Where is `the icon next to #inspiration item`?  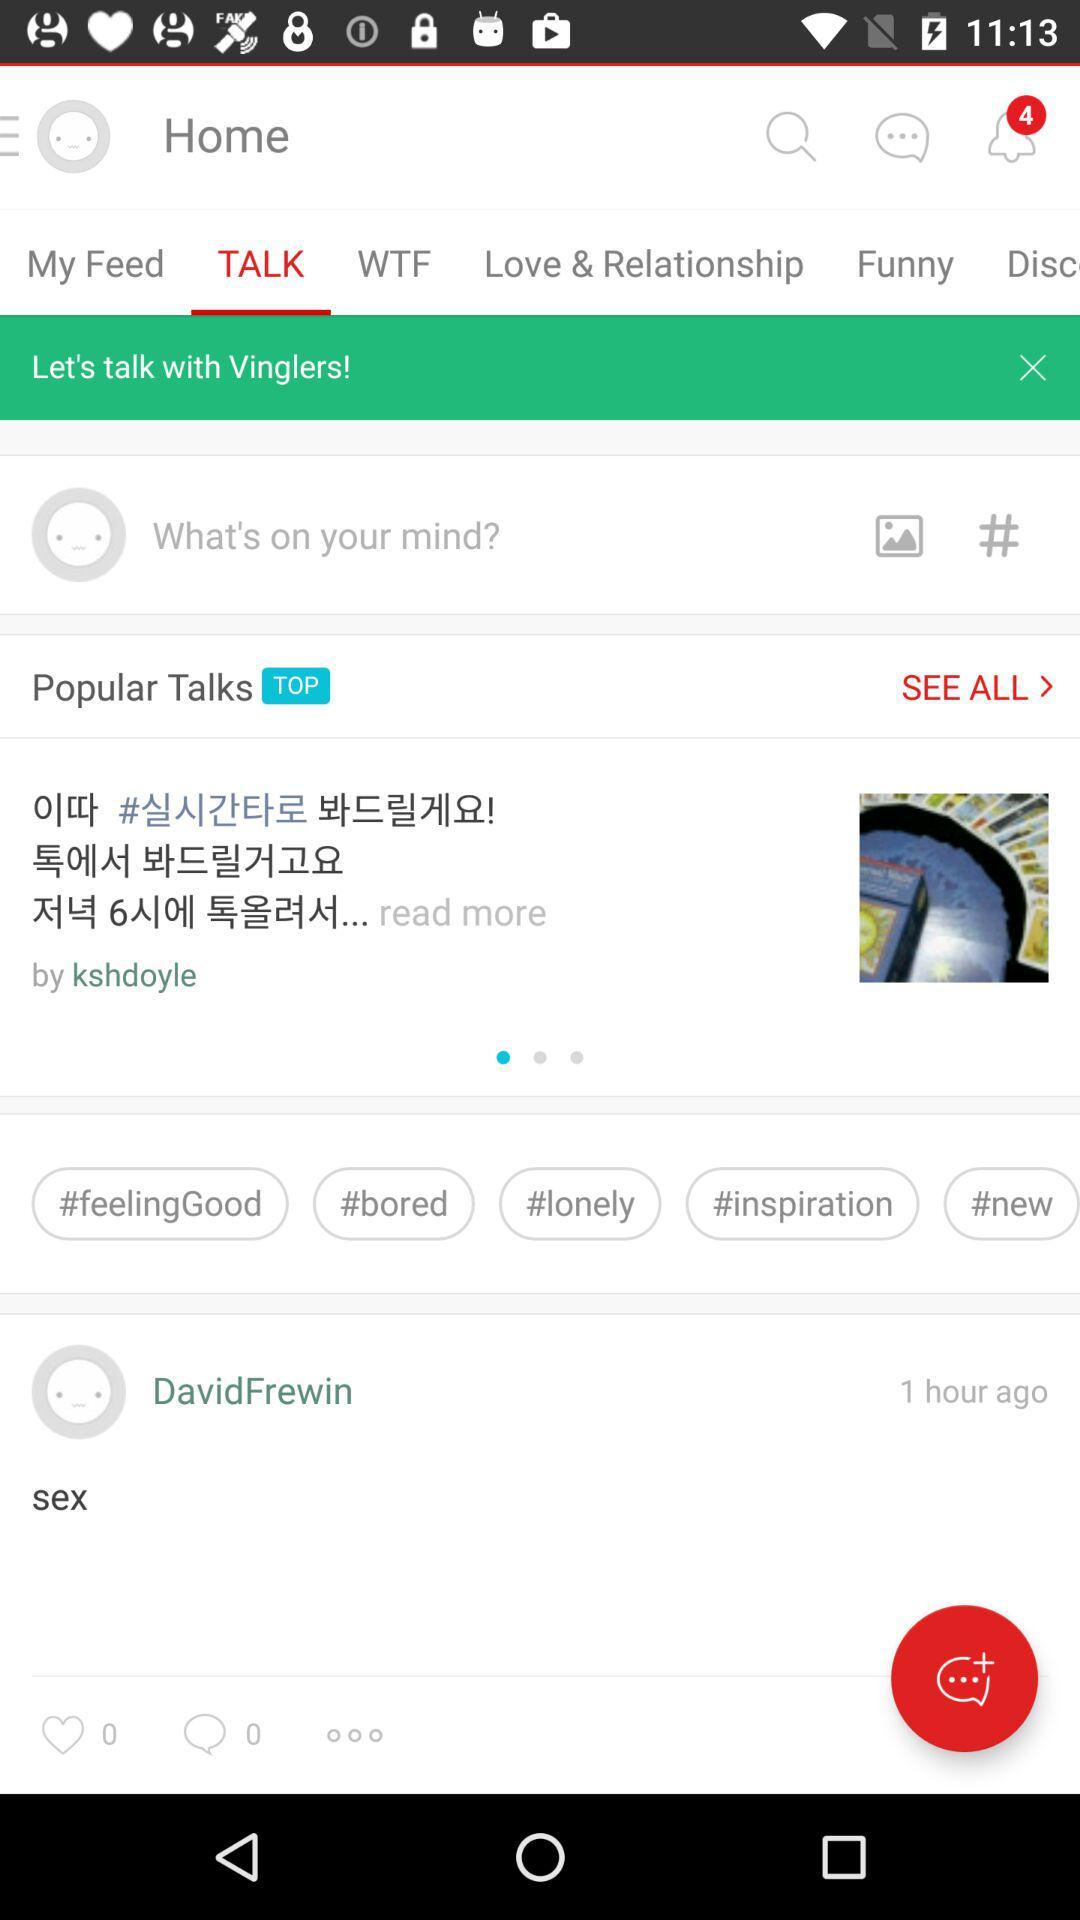
the icon next to #inspiration item is located at coordinates (1011, 1202).